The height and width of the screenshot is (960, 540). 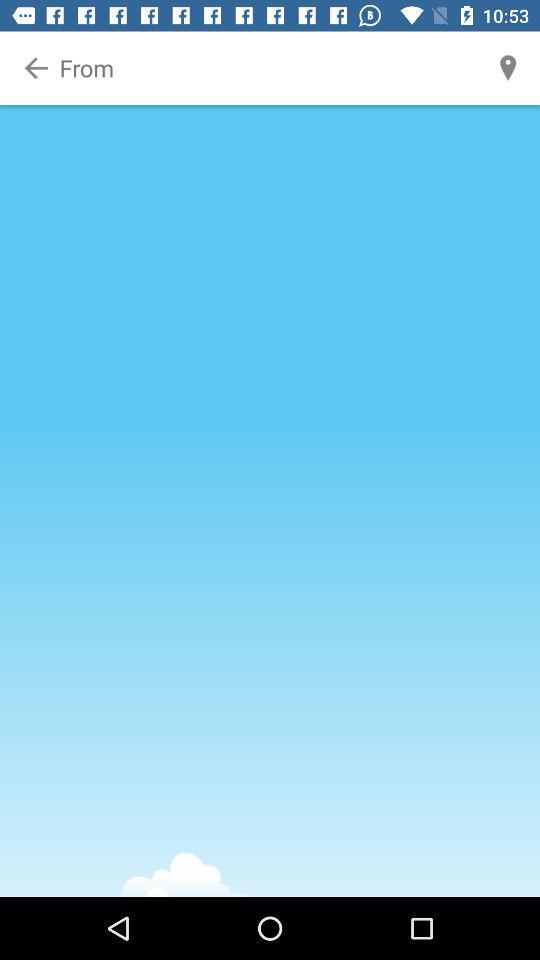 I want to click on previous, so click(x=36, y=68).